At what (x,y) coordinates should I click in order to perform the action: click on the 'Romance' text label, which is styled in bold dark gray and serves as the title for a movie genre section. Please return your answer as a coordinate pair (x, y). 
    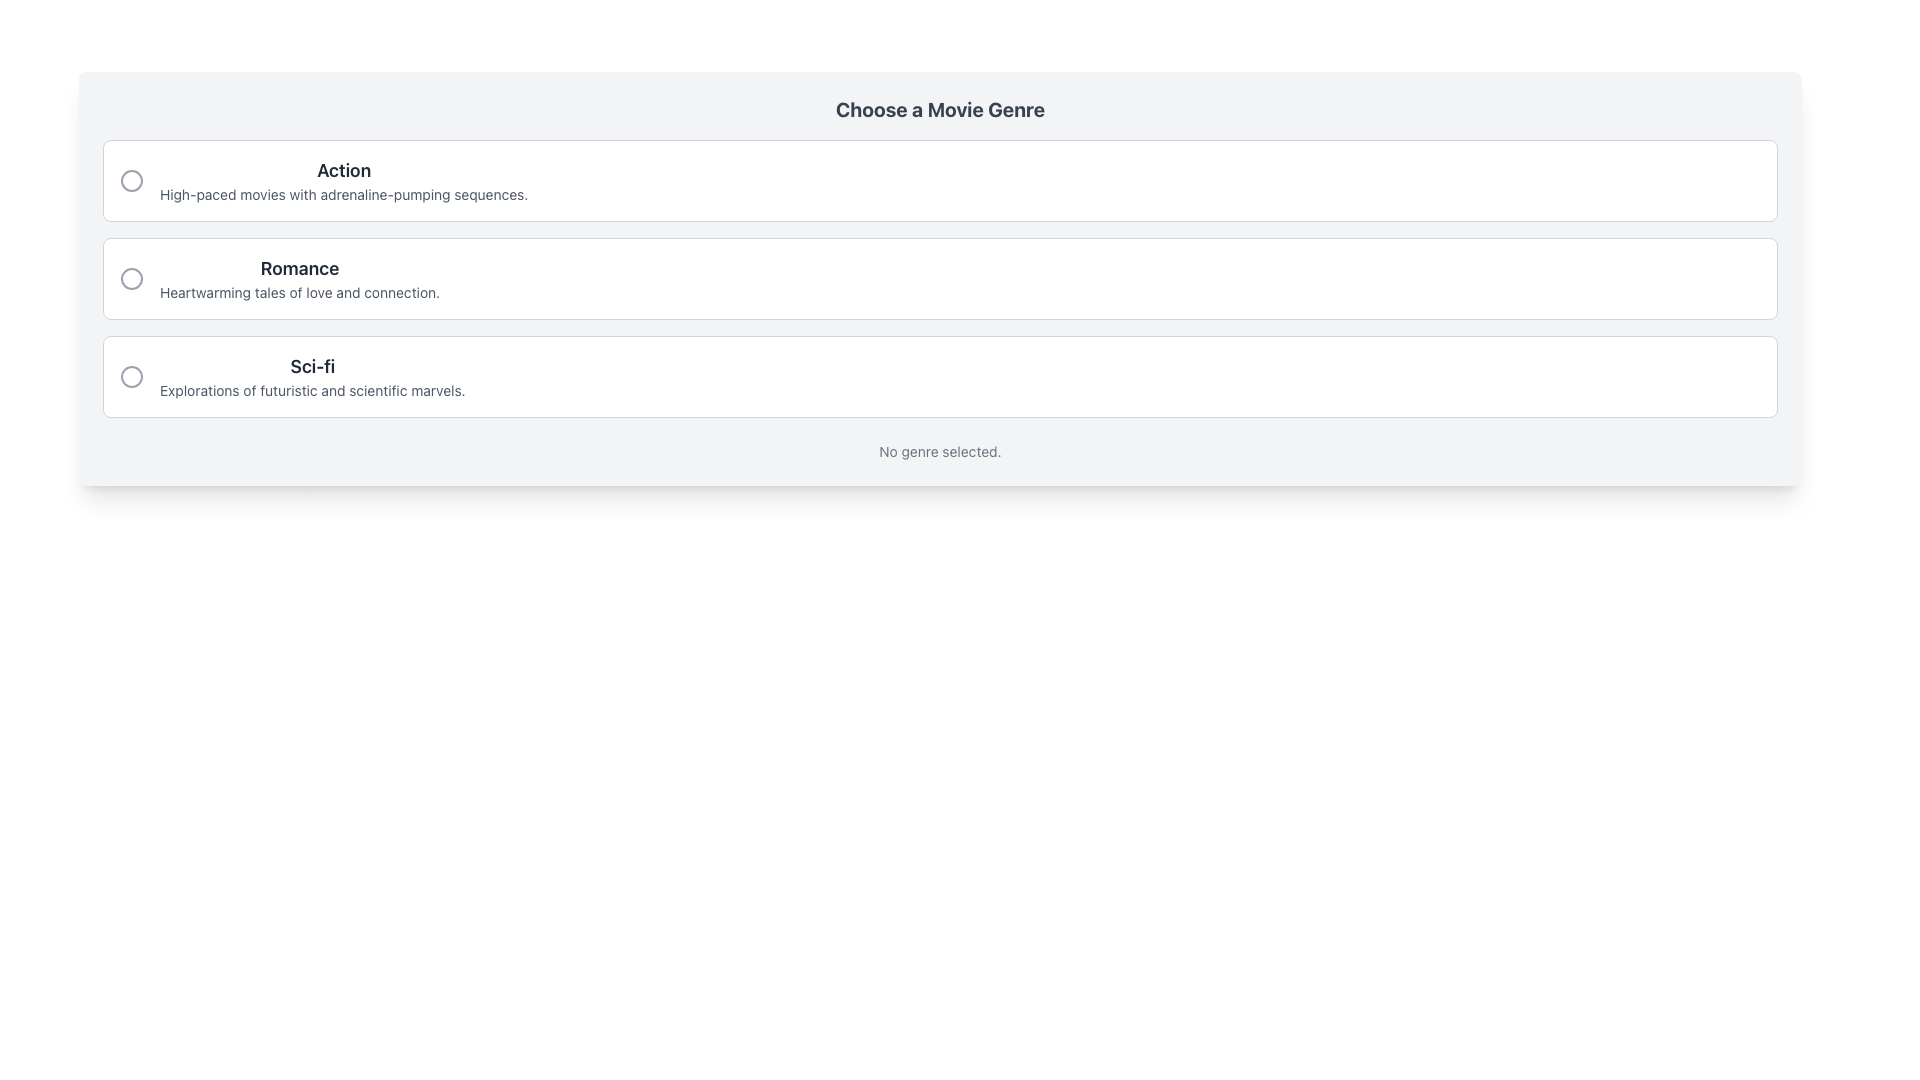
    Looking at the image, I should click on (299, 268).